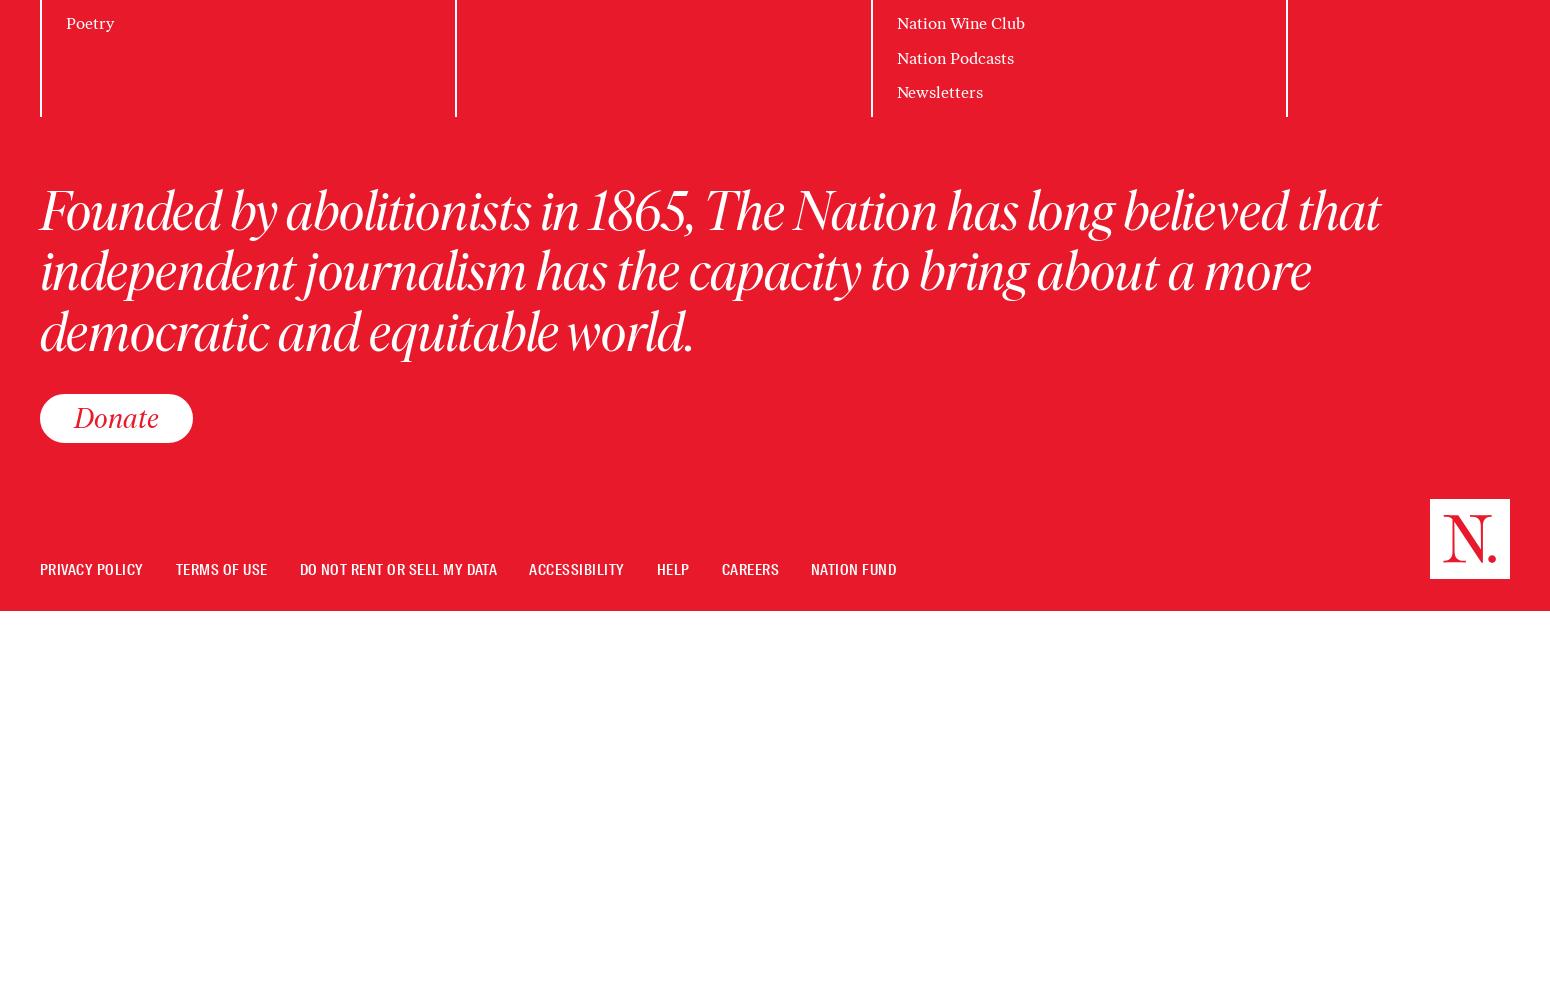 The width and height of the screenshot is (1550, 1000). I want to click on 'Donate', so click(116, 418).